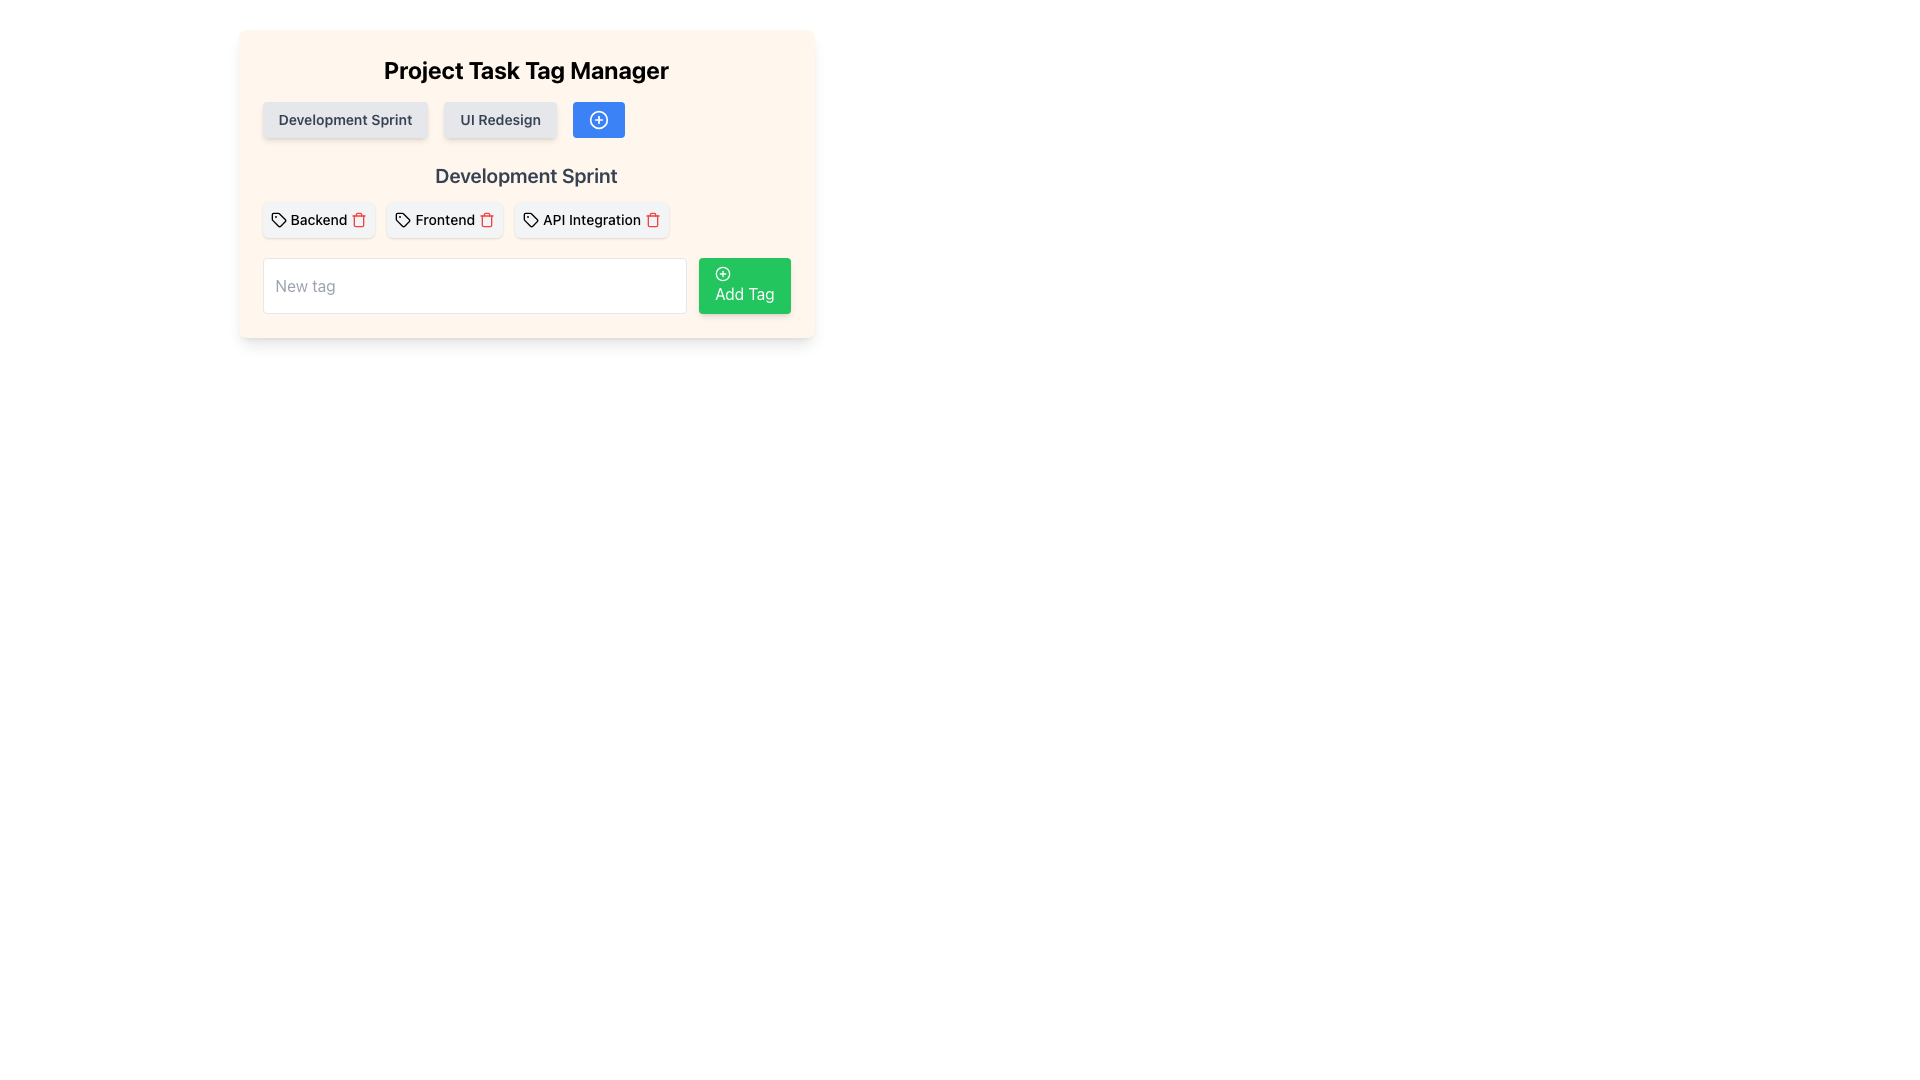 Image resolution: width=1920 pixels, height=1080 pixels. Describe the element at coordinates (317, 219) in the screenshot. I see `the Text Label that identifies the category or type of content associated with the tag, located at the leftmost position within the row of tags under the 'Development Sprint' heading` at that location.